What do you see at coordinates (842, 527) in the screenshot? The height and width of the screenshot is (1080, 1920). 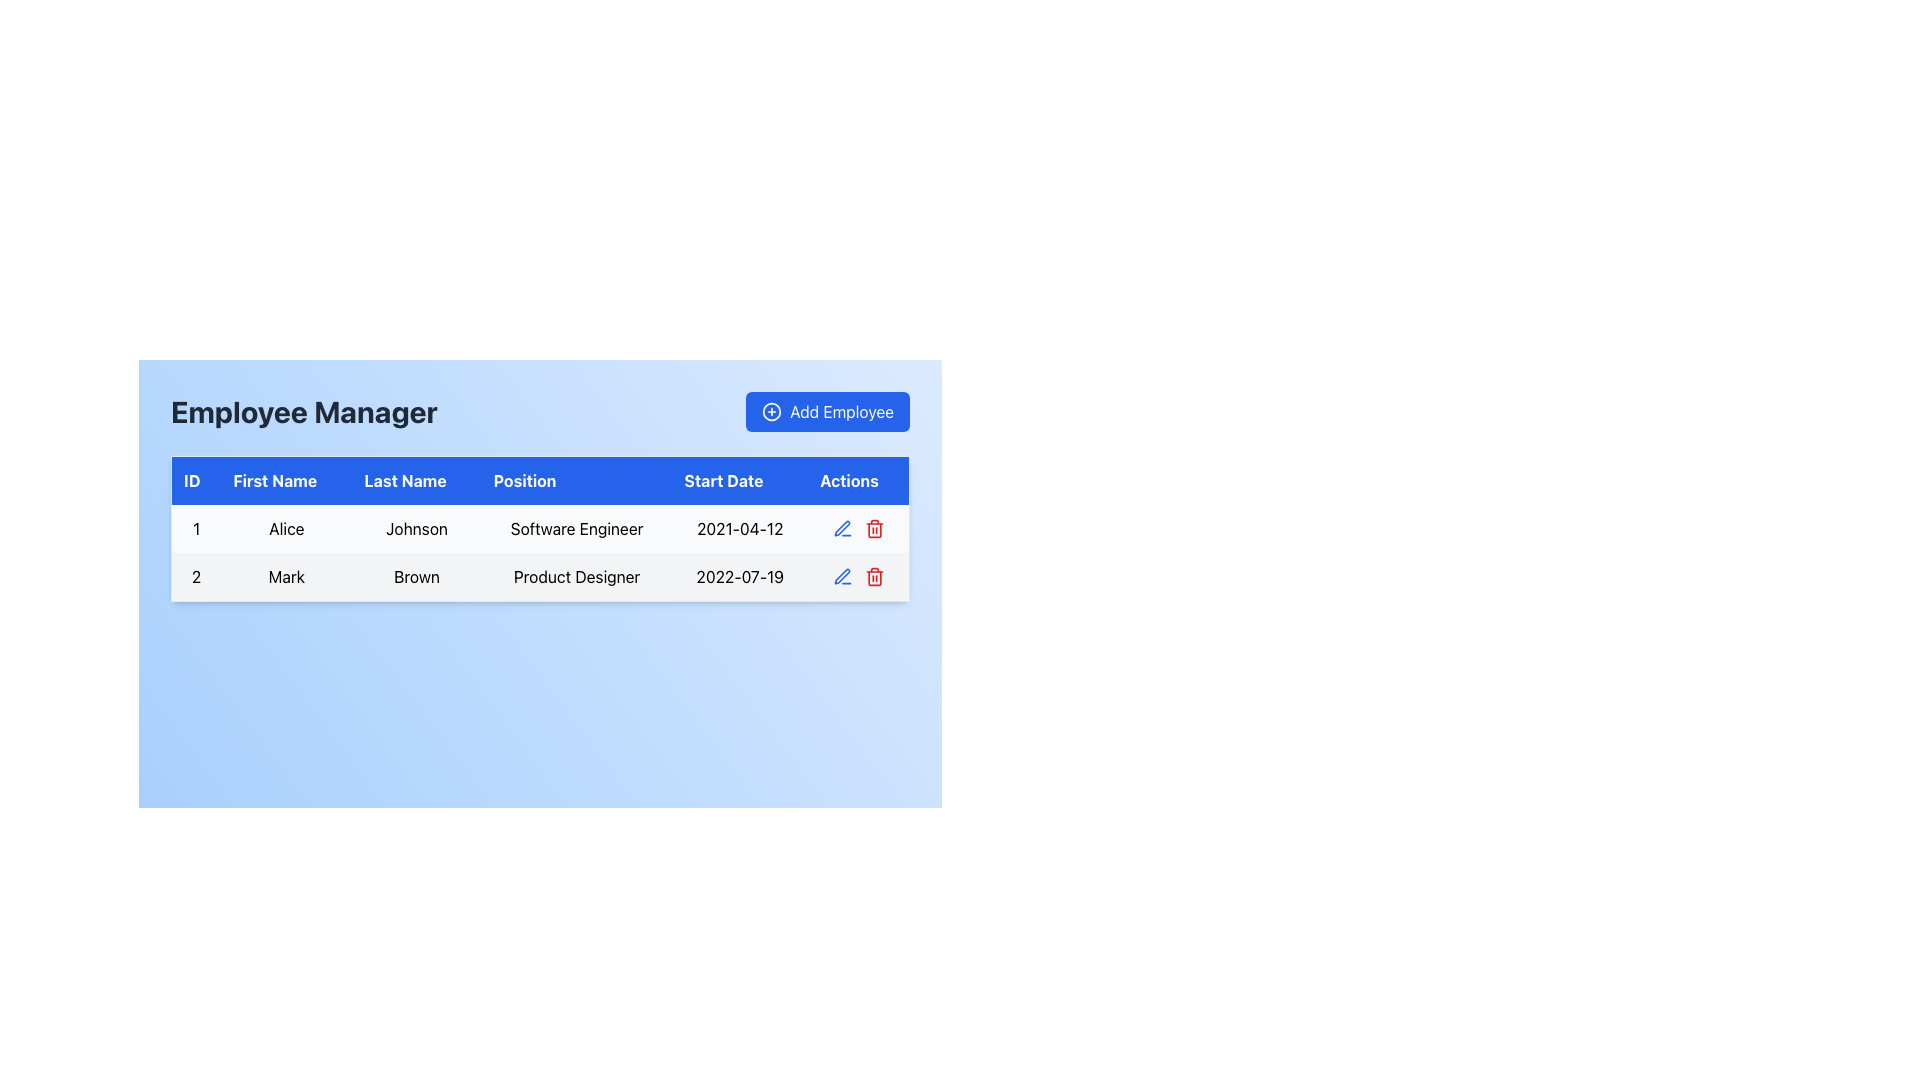 I see `the edit Icon button located in the 'Actions' column of the second row of the employee table` at bounding box center [842, 527].